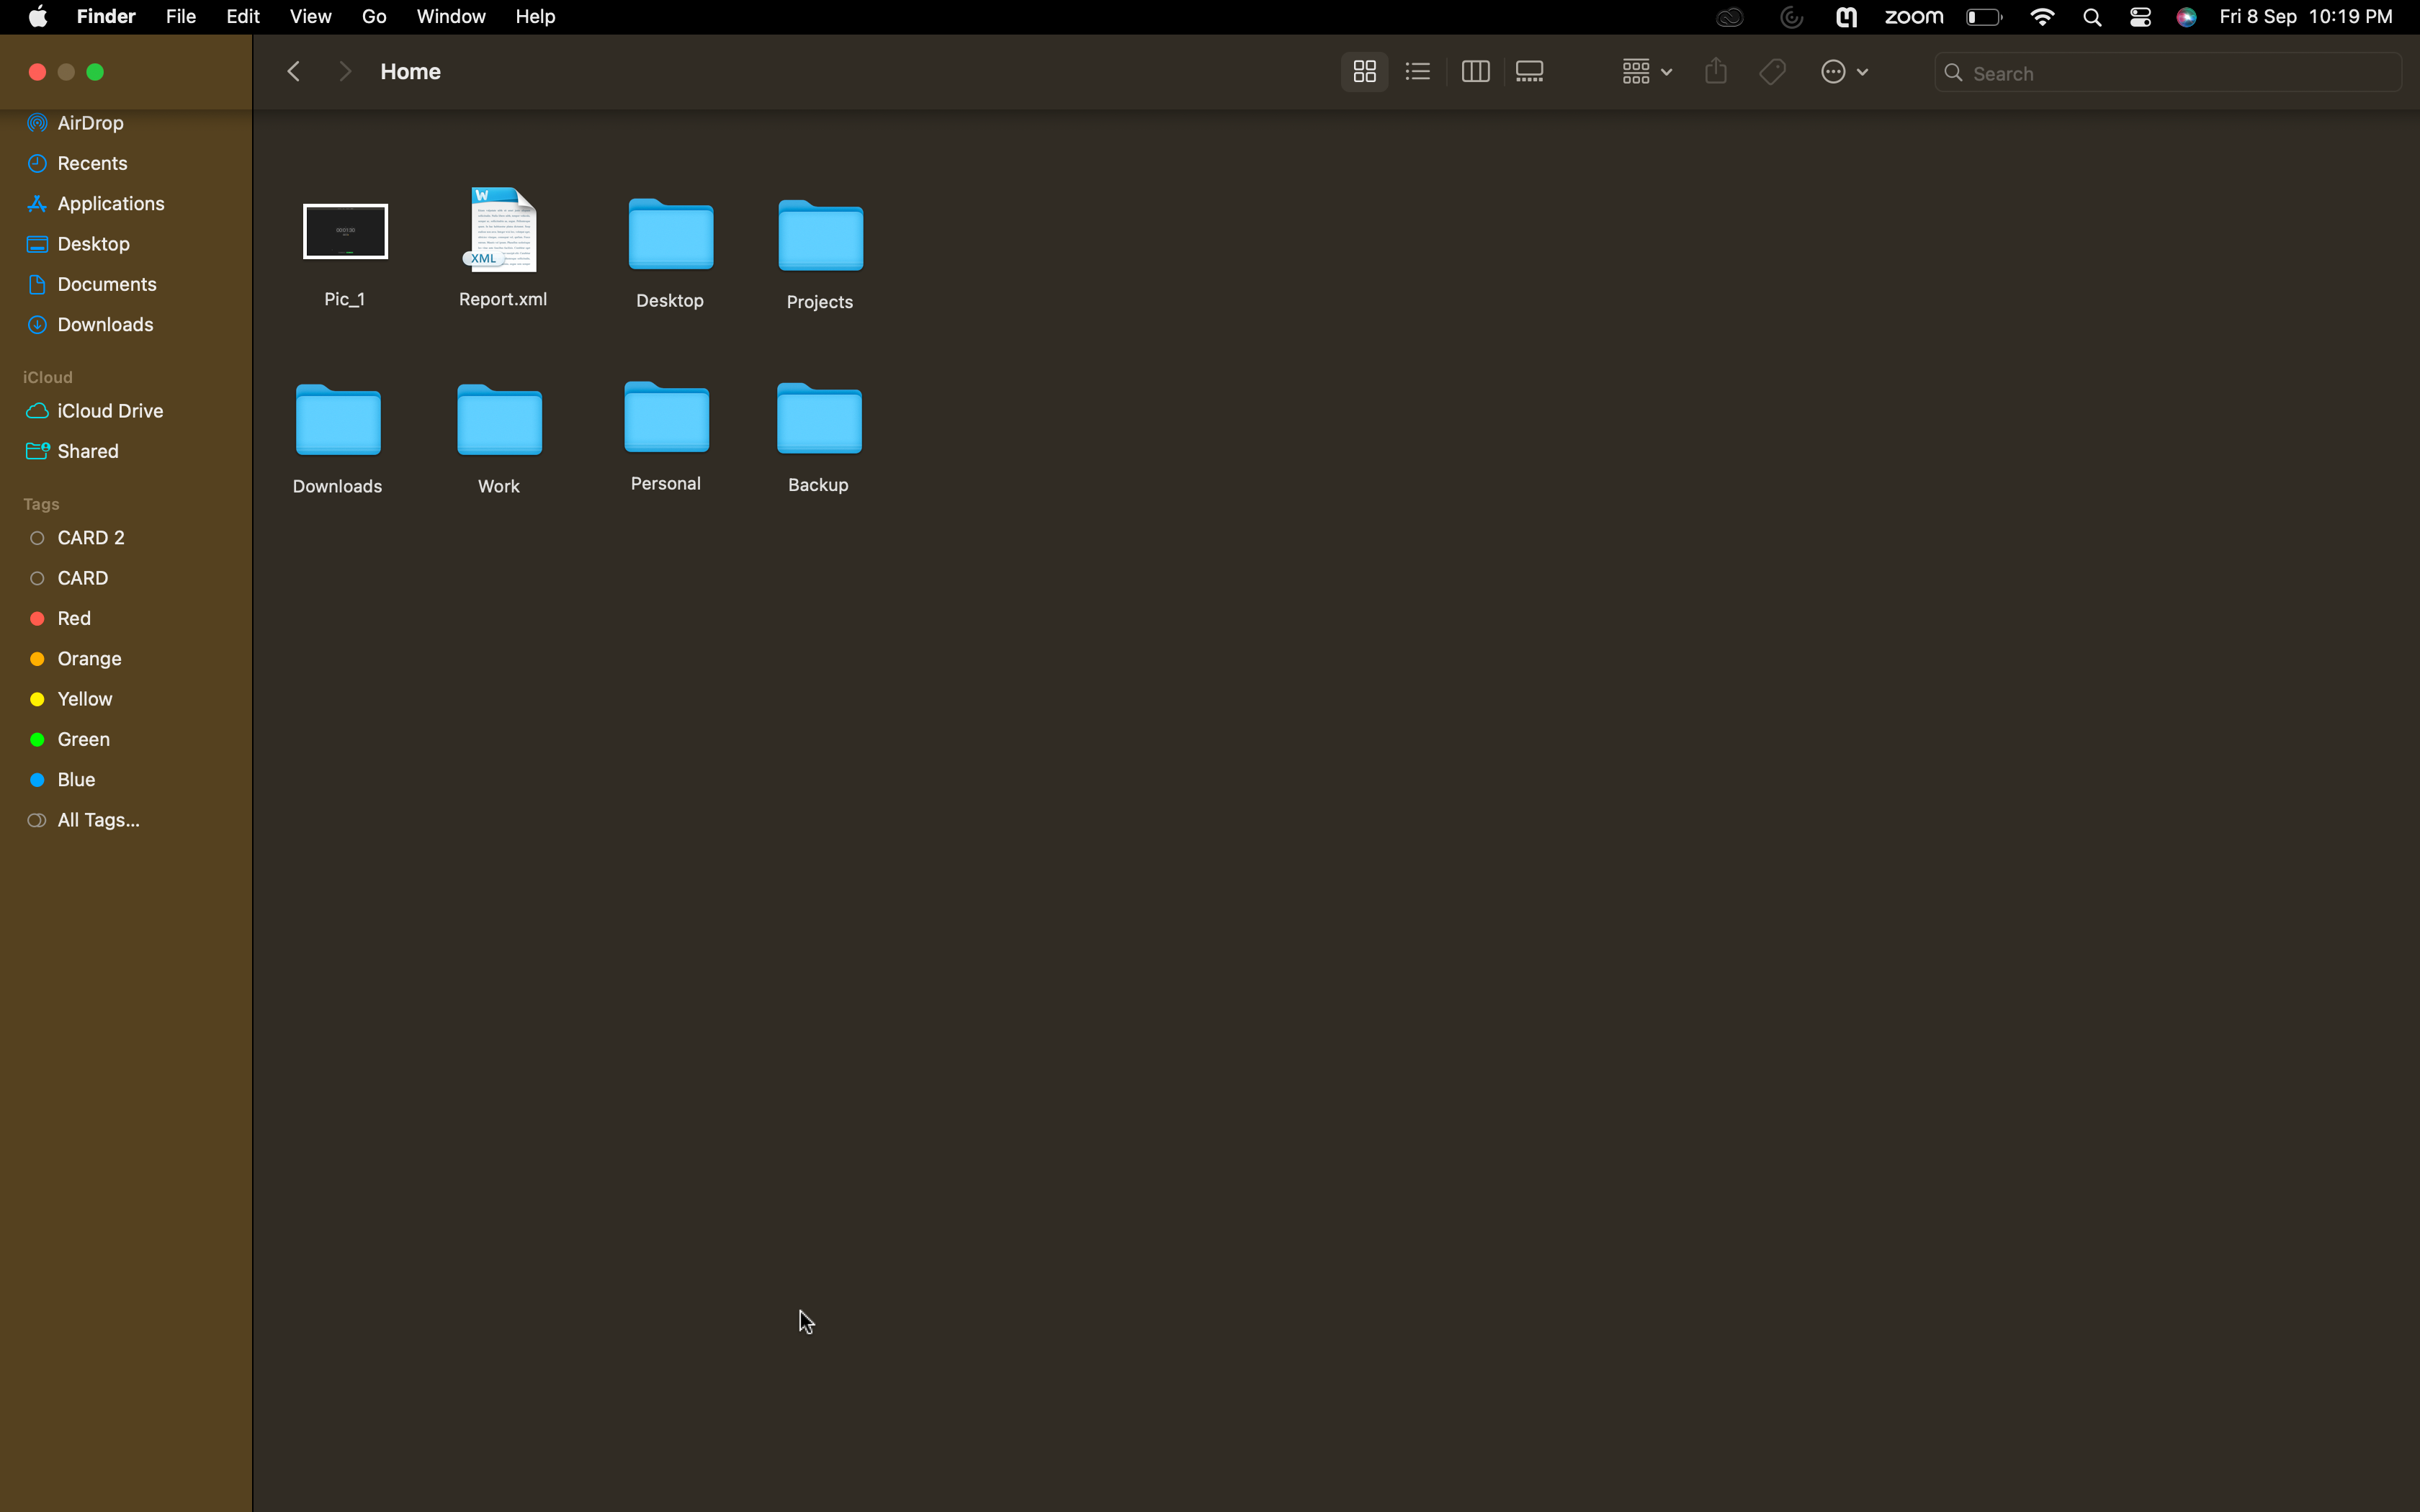 This screenshot has height=1512, width=2420. I want to click on Terminate the active window, so click(37, 73).